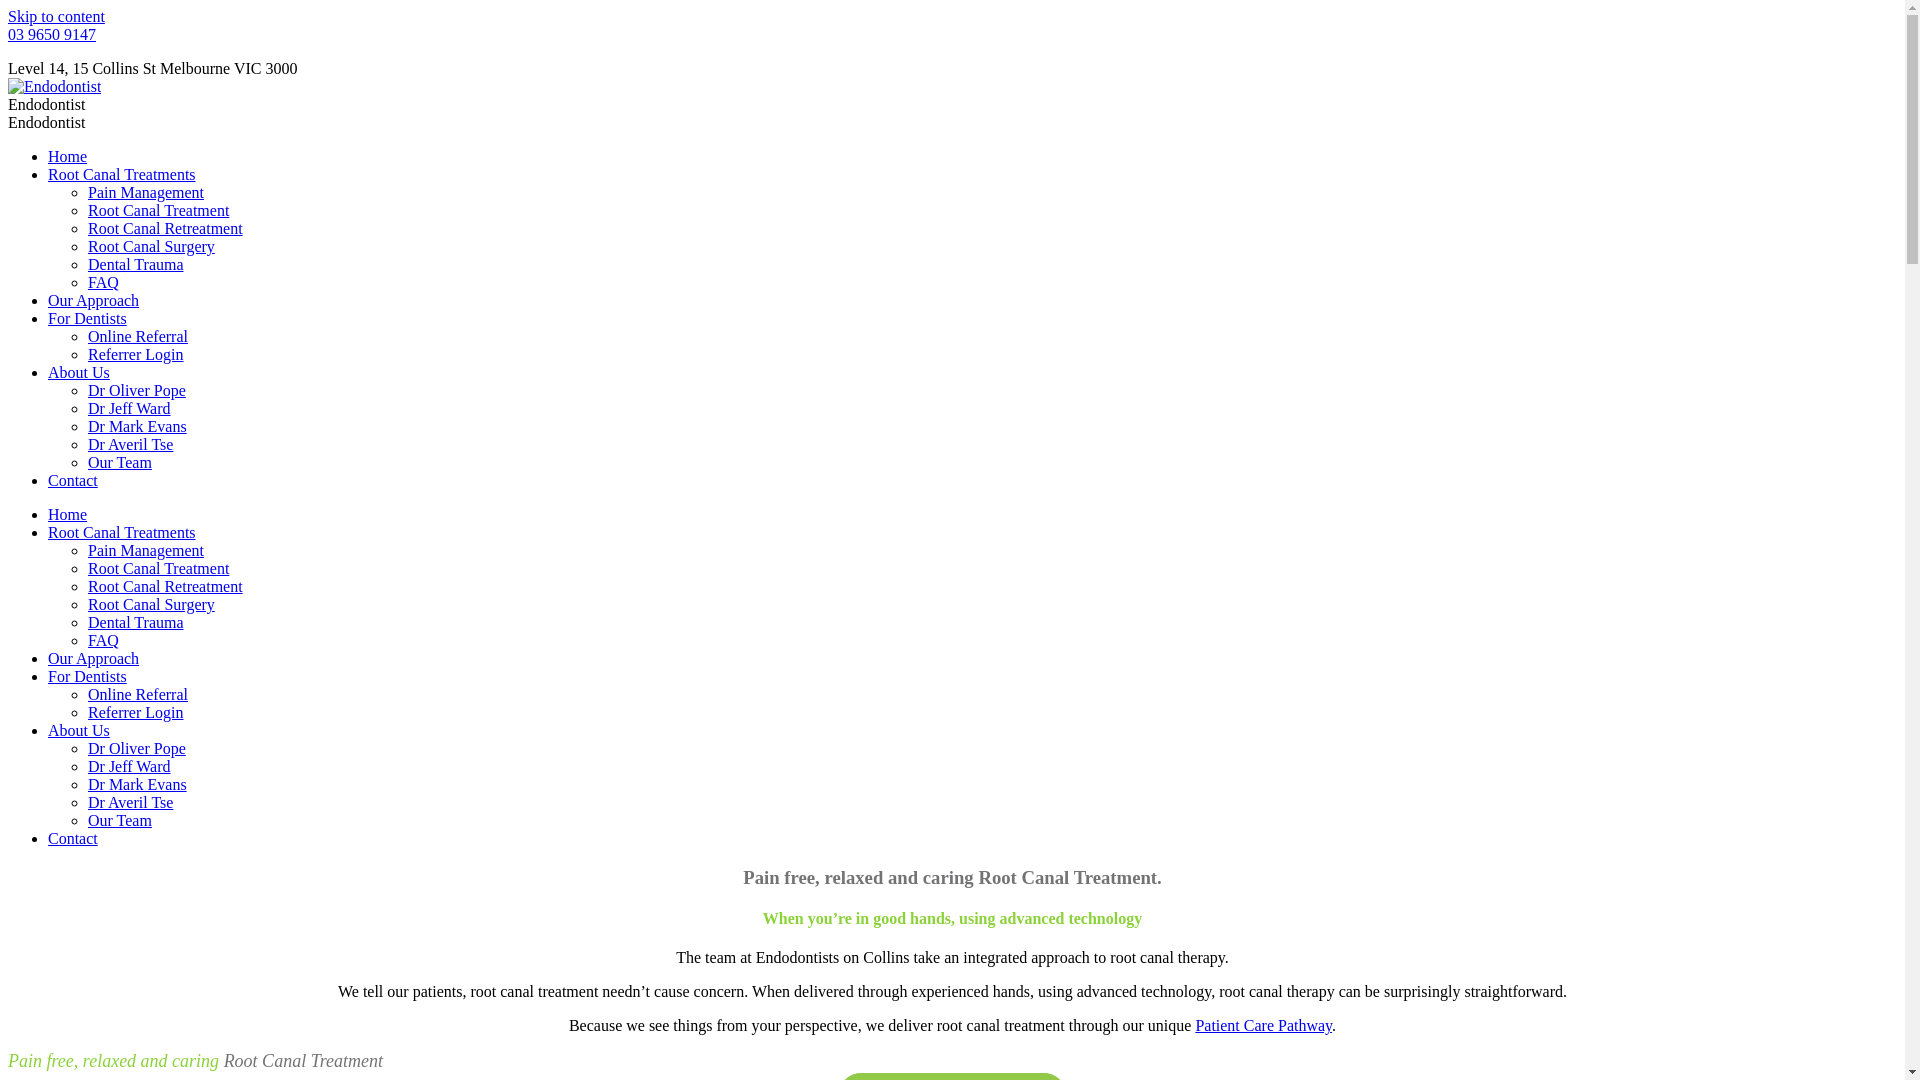  What do you see at coordinates (157, 568) in the screenshot?
I see `'Root Canal Treatment'` at bounding box center [157, 568].